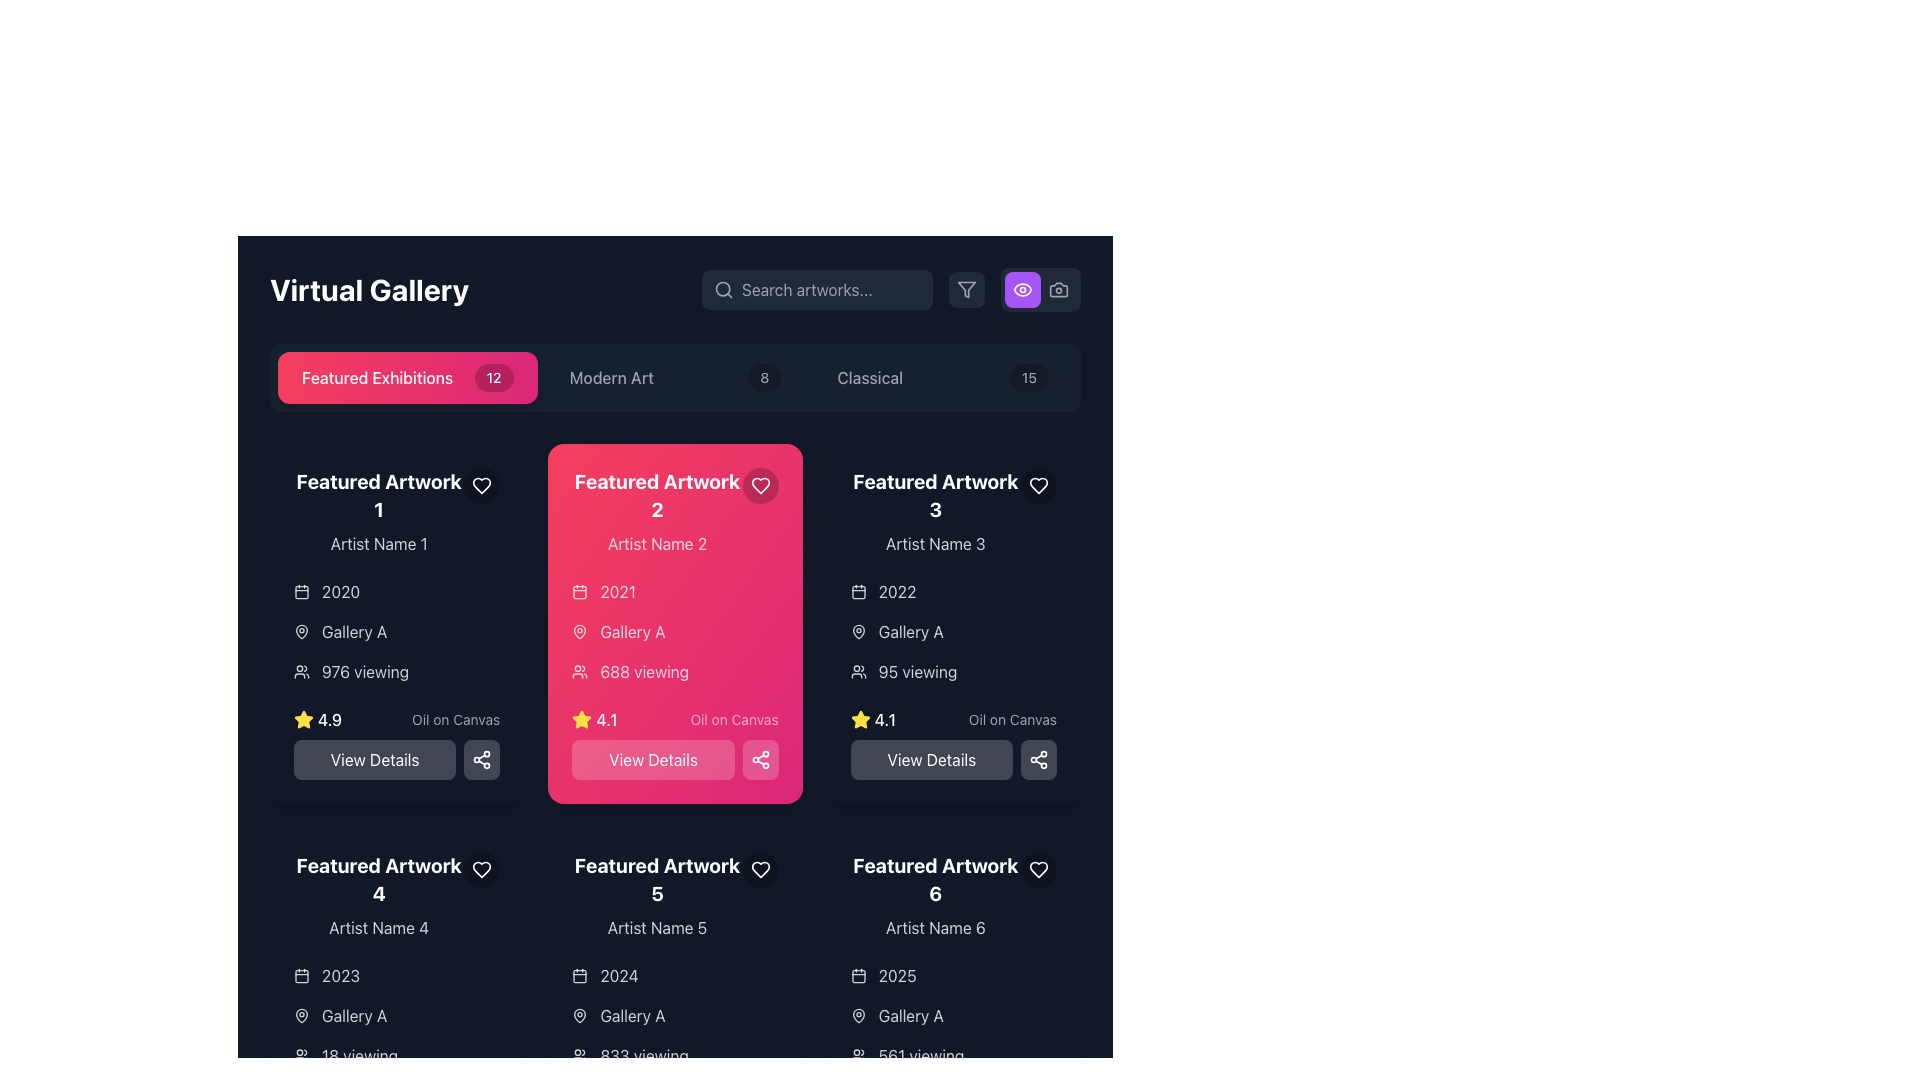 The width and height of the screenshot is (1920, 1080). What do you see at coordinates (302, 718) in the screenshot?
I see `the yellow star icon that indicates the rating for 'Featured Artwork 2', located next to the rating '4.1'` at bounding box center [302, 718].